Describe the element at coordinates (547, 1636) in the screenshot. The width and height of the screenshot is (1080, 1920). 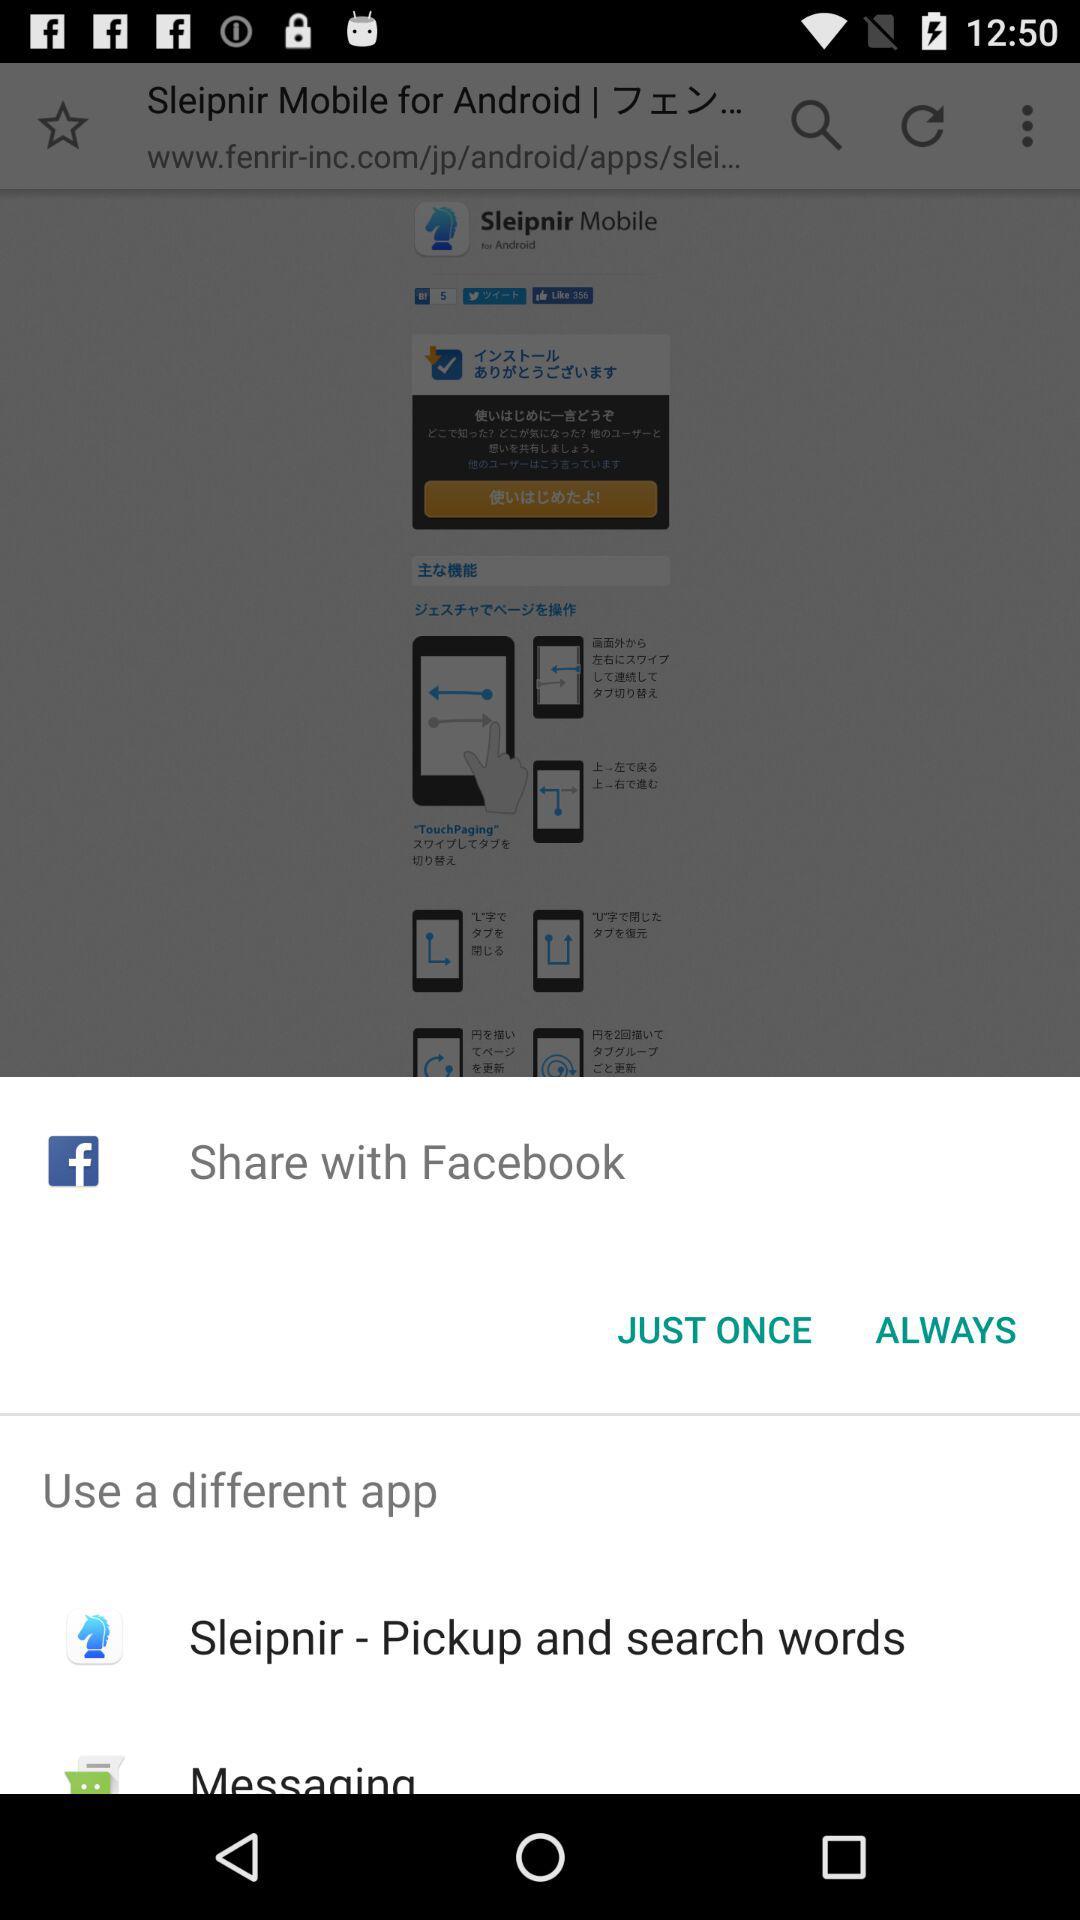
I see `sleipnir pickup and item` at that location.